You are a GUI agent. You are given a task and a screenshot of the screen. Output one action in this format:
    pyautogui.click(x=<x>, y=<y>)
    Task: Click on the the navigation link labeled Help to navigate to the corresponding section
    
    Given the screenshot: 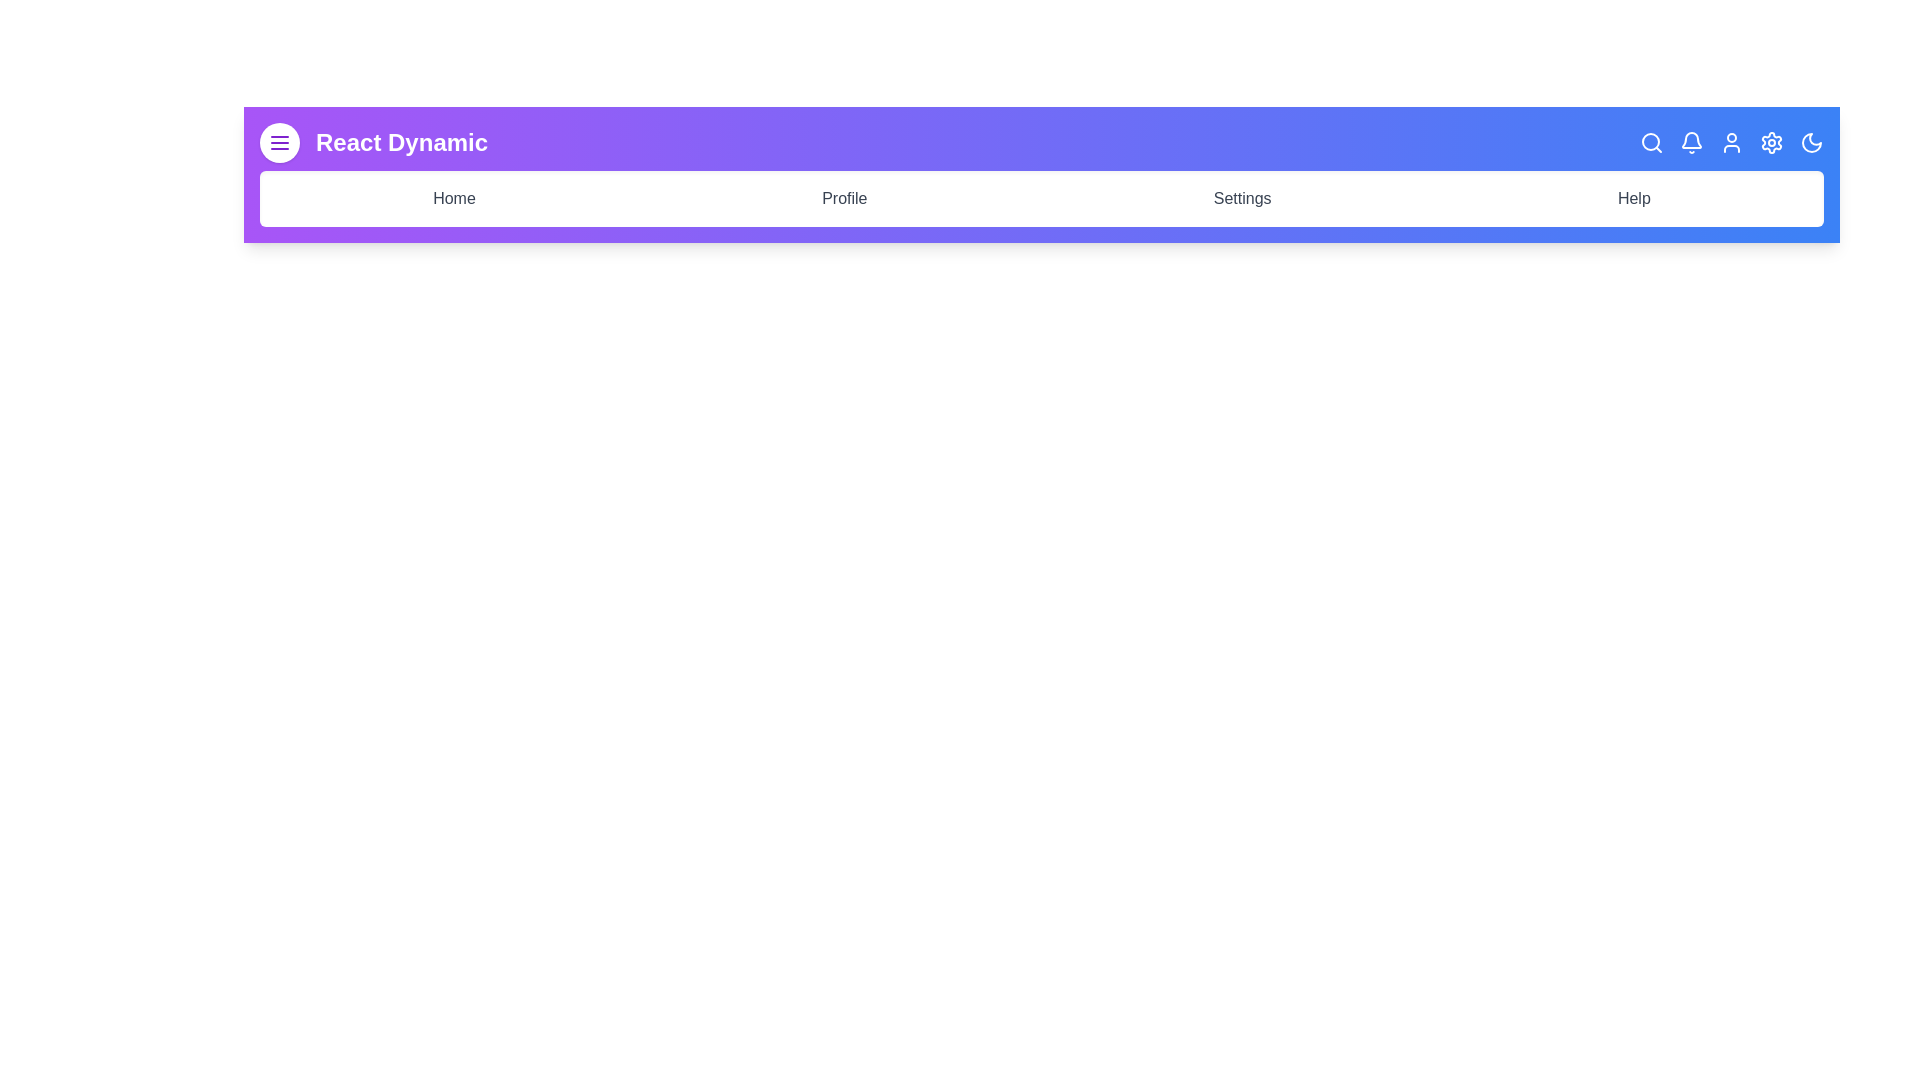 What is the action you would take?
    pyautogui.click(x=1633, y=199)
    